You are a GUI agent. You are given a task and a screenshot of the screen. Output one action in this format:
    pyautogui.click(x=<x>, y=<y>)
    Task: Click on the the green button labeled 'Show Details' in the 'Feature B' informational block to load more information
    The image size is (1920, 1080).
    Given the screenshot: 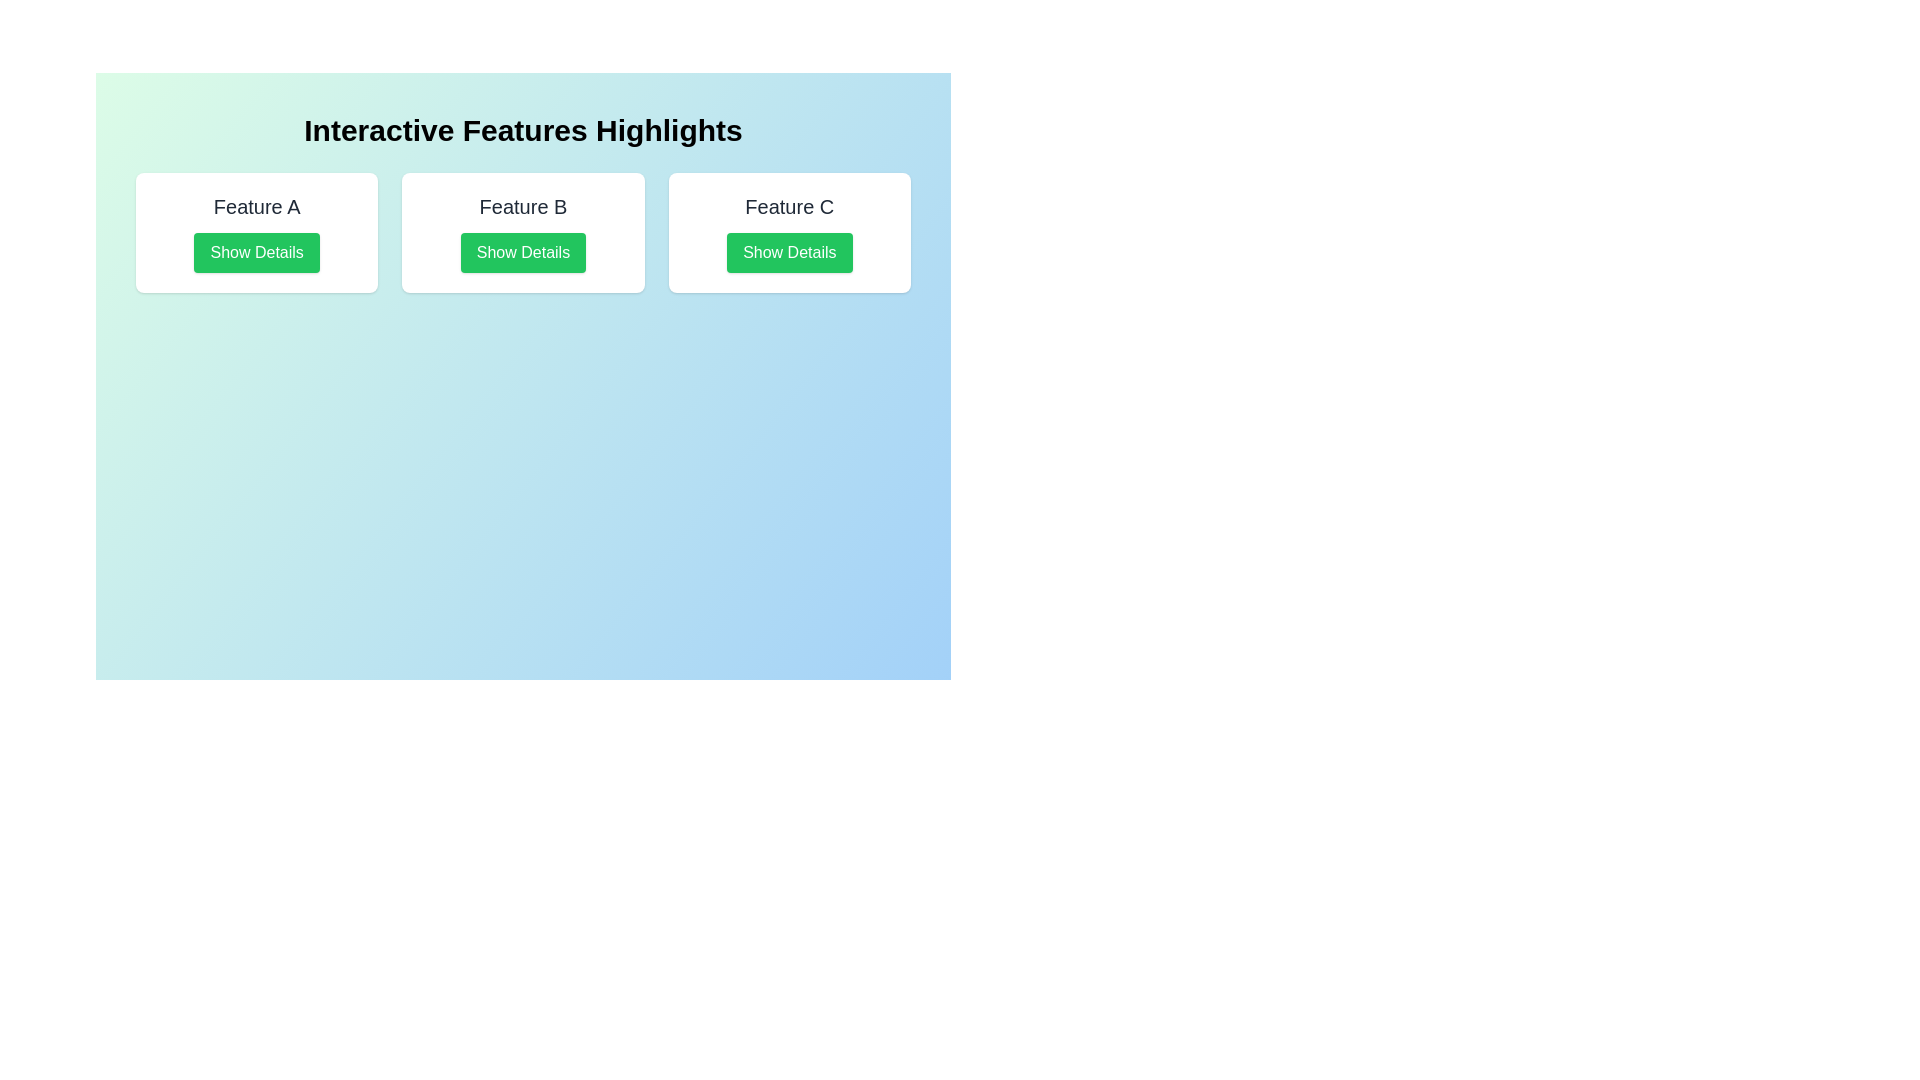 What is the action you would take?
    pyautogui.click(x=523, y=231)
    